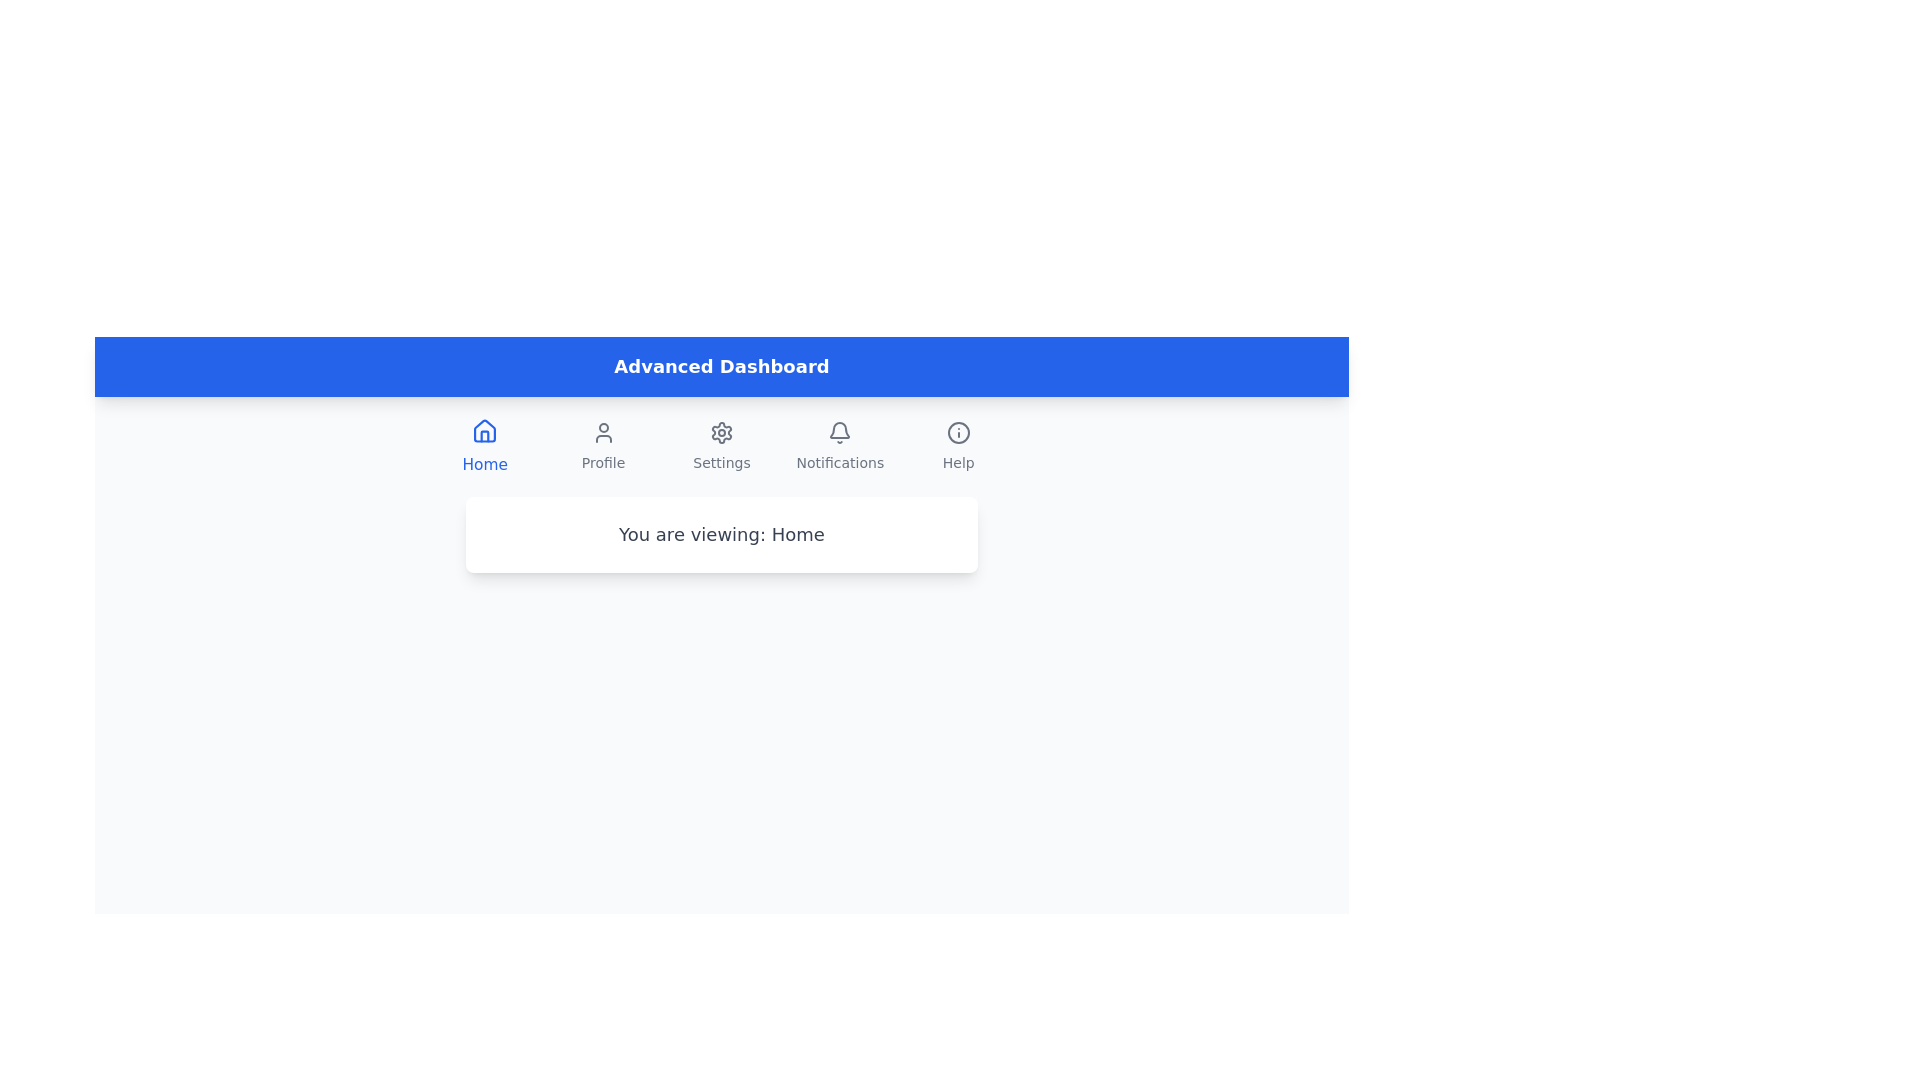 This screenshot has width=1920, height=1080. Describe the element at coordinates (485, 430) in the screenshot. I see `the house-shaped icon in the navigation bar` at that location.